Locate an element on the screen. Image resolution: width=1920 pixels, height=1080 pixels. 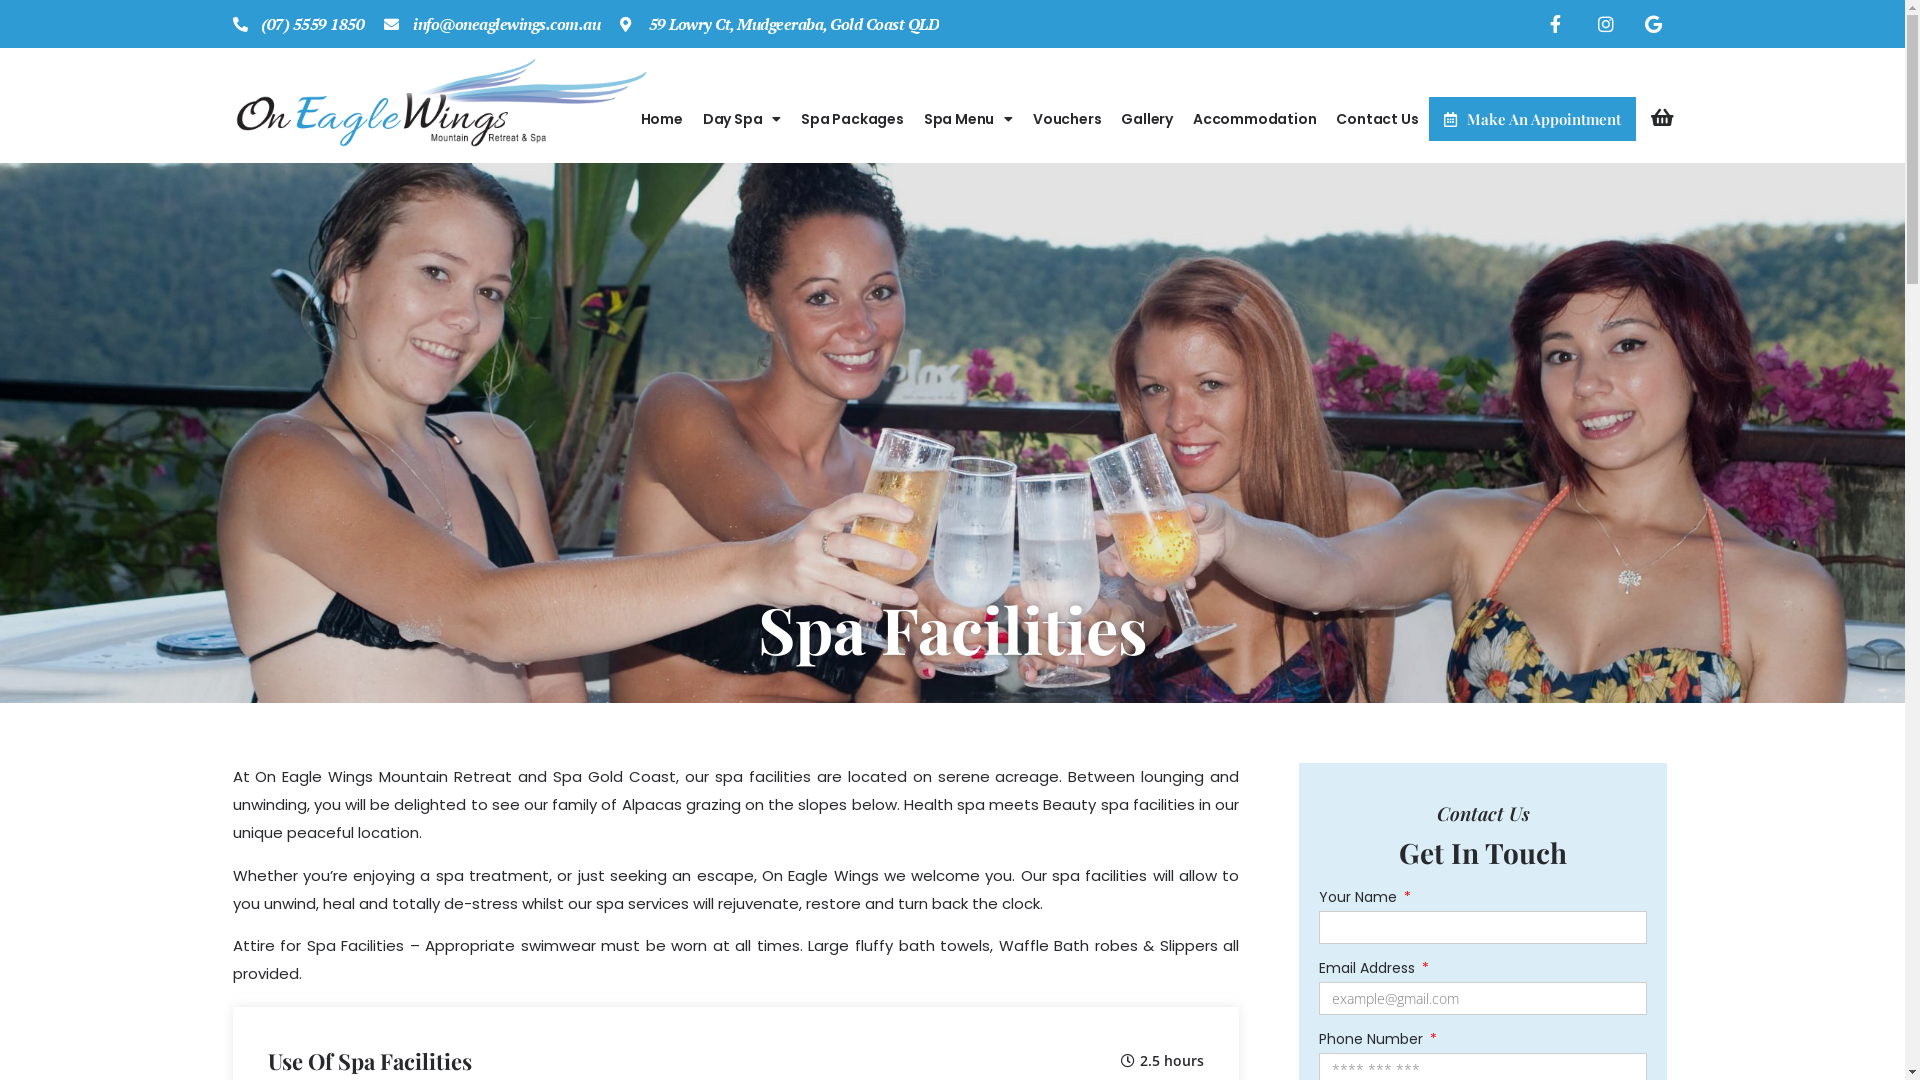
'Make An Appointment' is located at coordinates (1531, 119).